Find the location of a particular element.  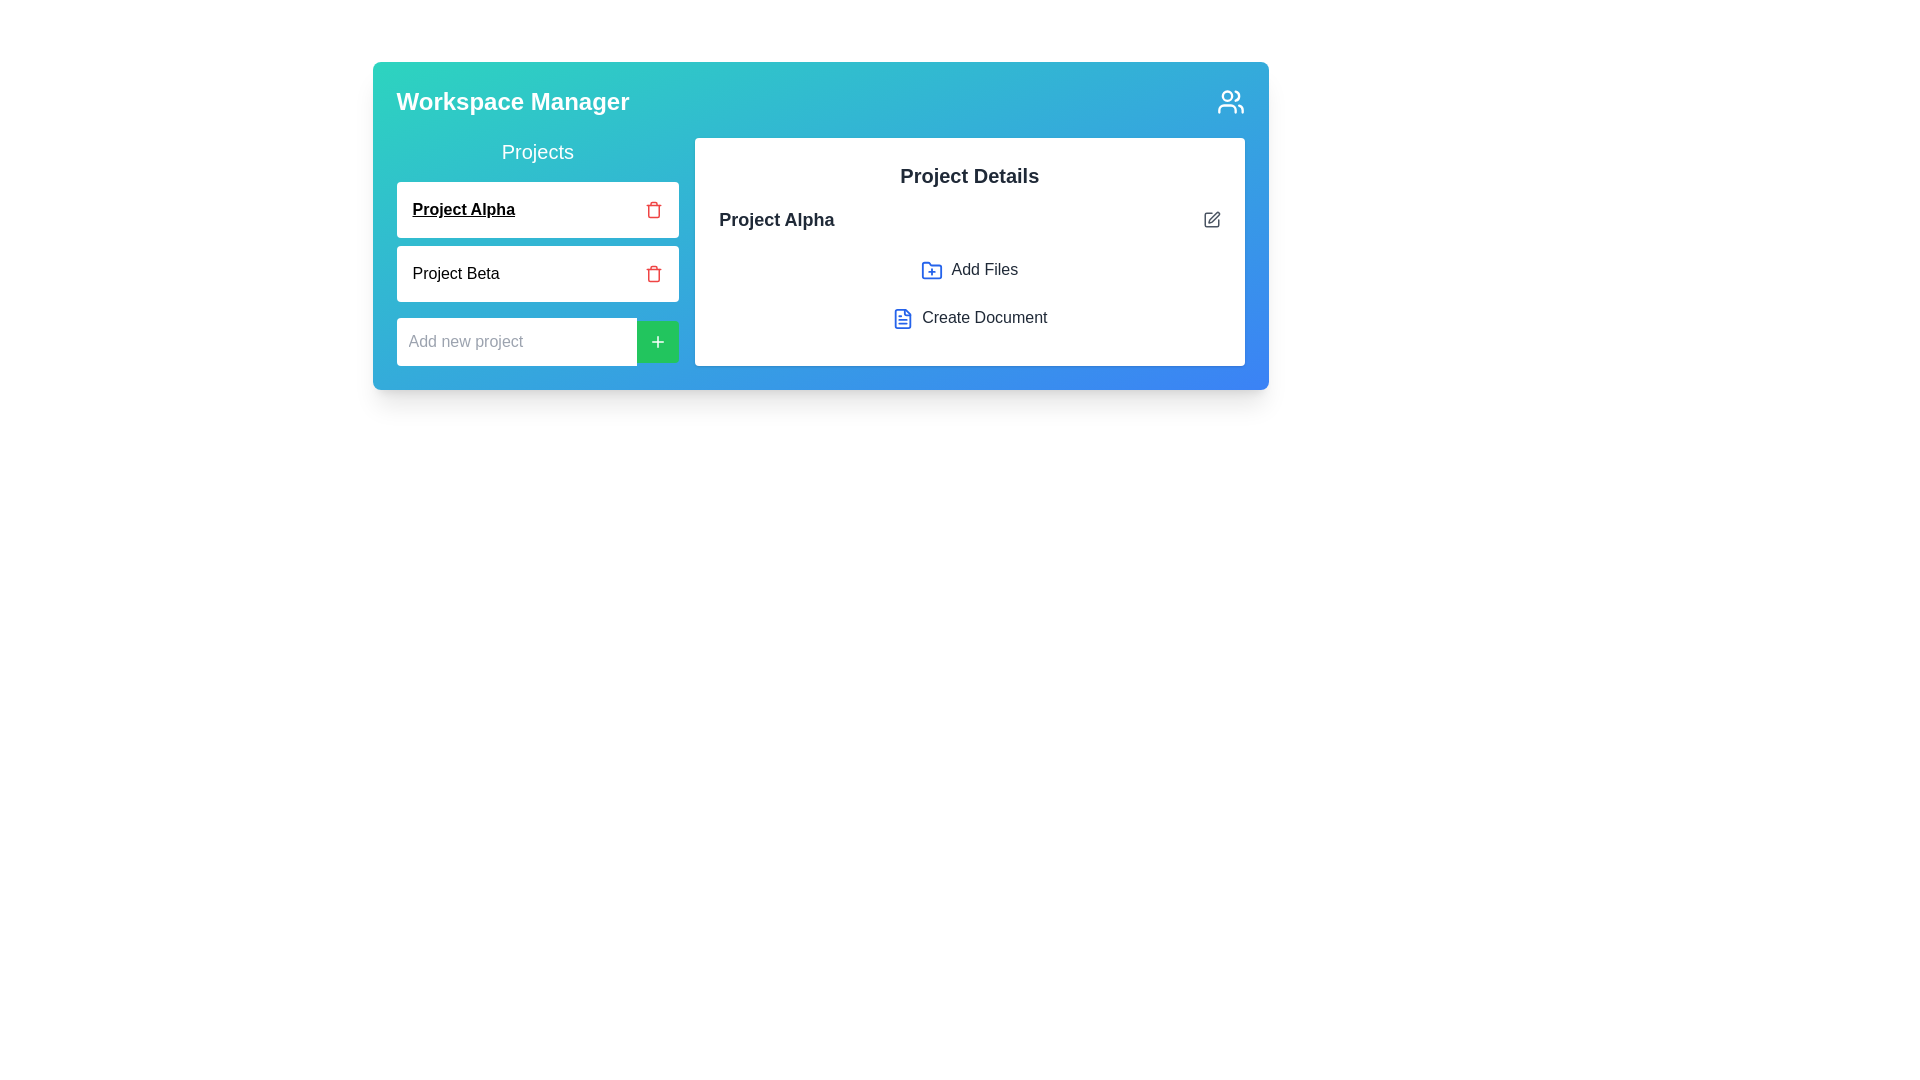

the blue file icon located to the left of the 'Create Document' label in the 'Project Details' section is located at coordinates (902, 317).